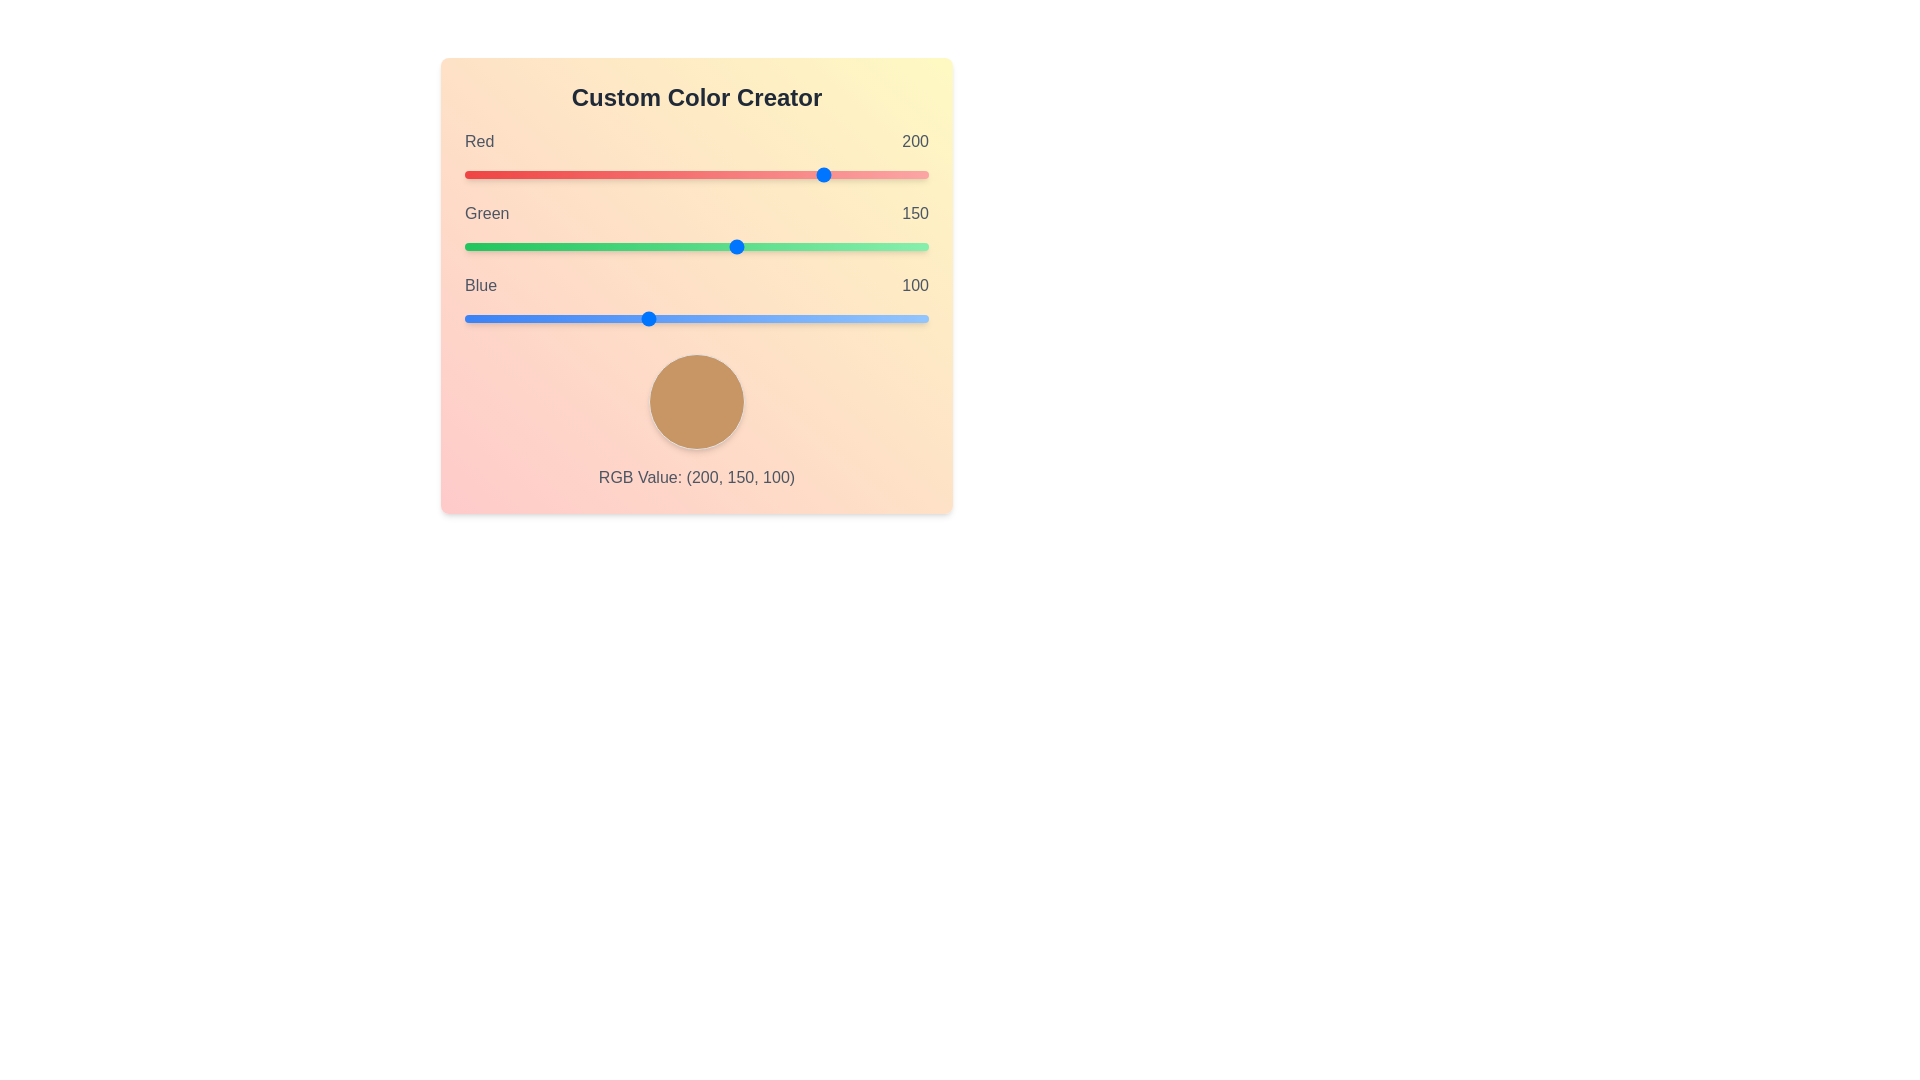  I want to click on the Green slider to set the green component to 152, so click(740, 245).